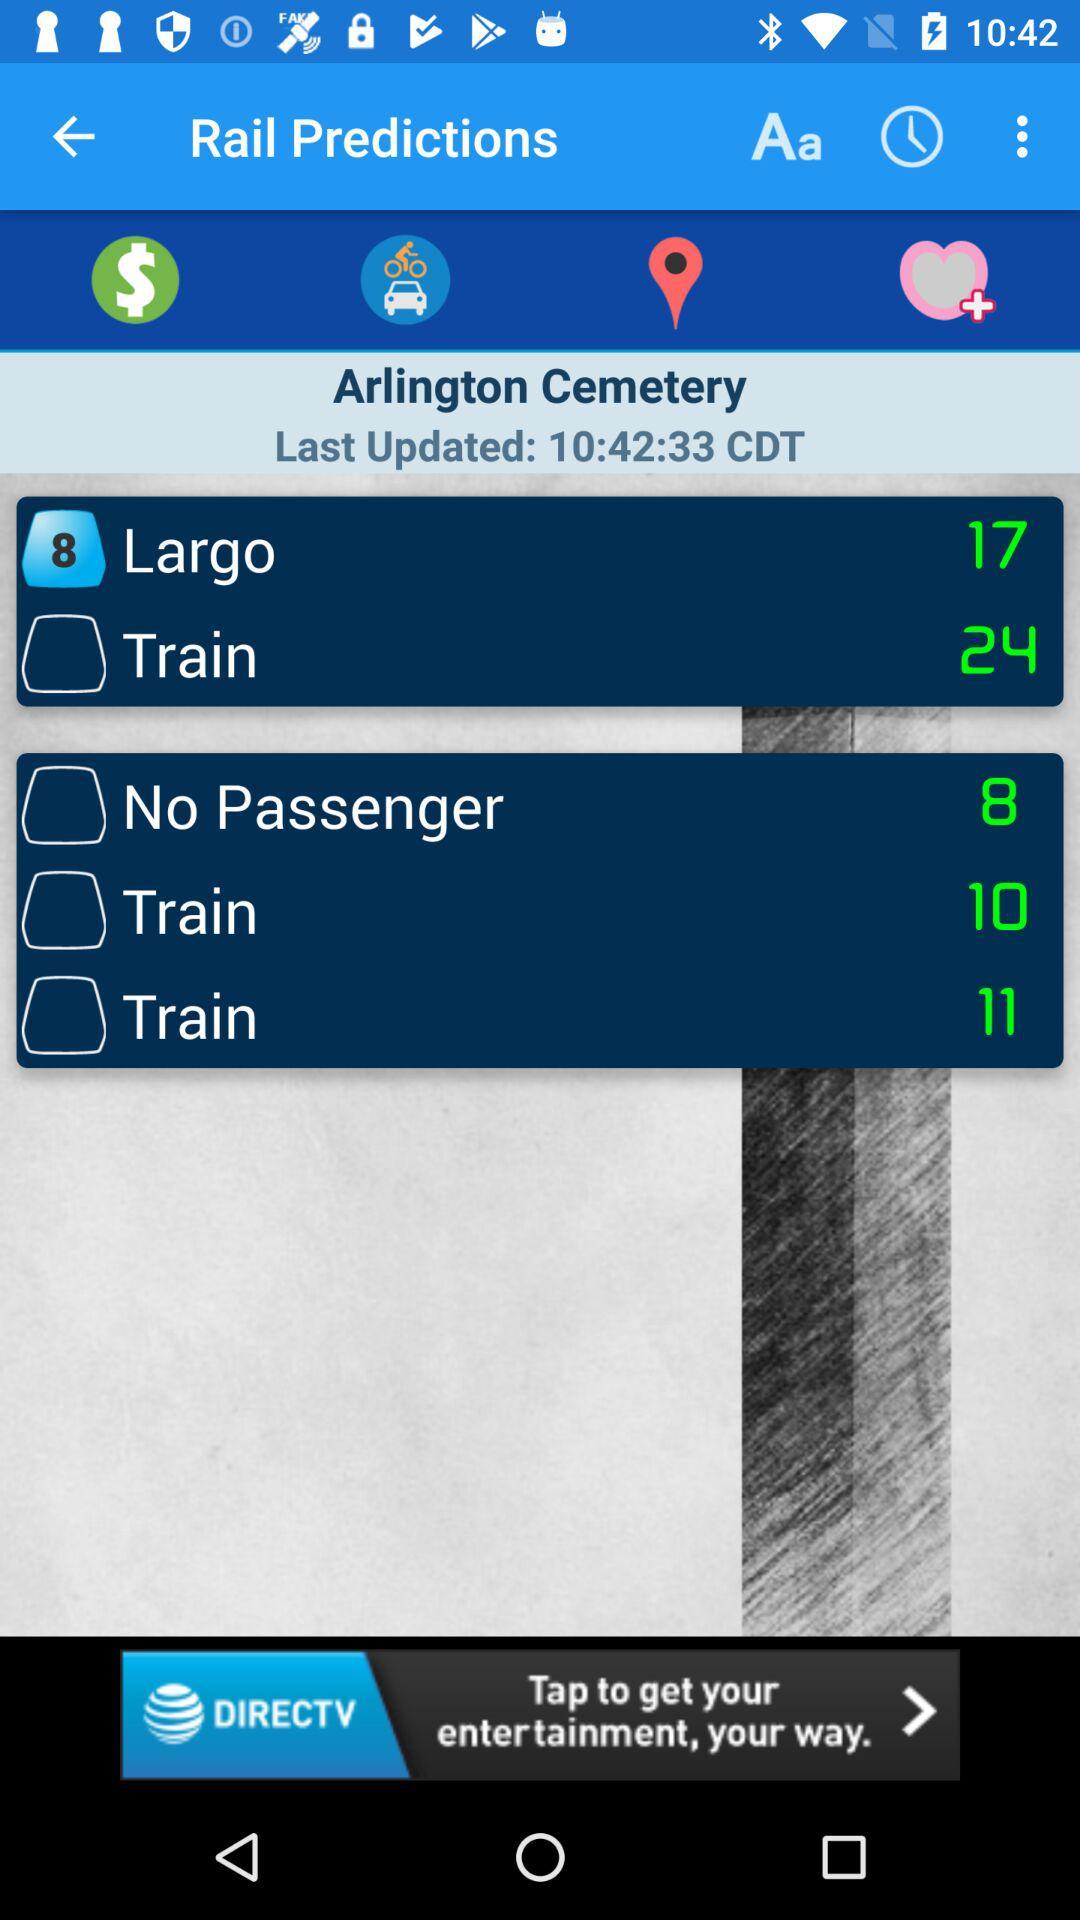 This screenshot has width=1080, height=1920. Describe the element at coordinates (135, 278) in the screenshot. I see `payment information` at that location.